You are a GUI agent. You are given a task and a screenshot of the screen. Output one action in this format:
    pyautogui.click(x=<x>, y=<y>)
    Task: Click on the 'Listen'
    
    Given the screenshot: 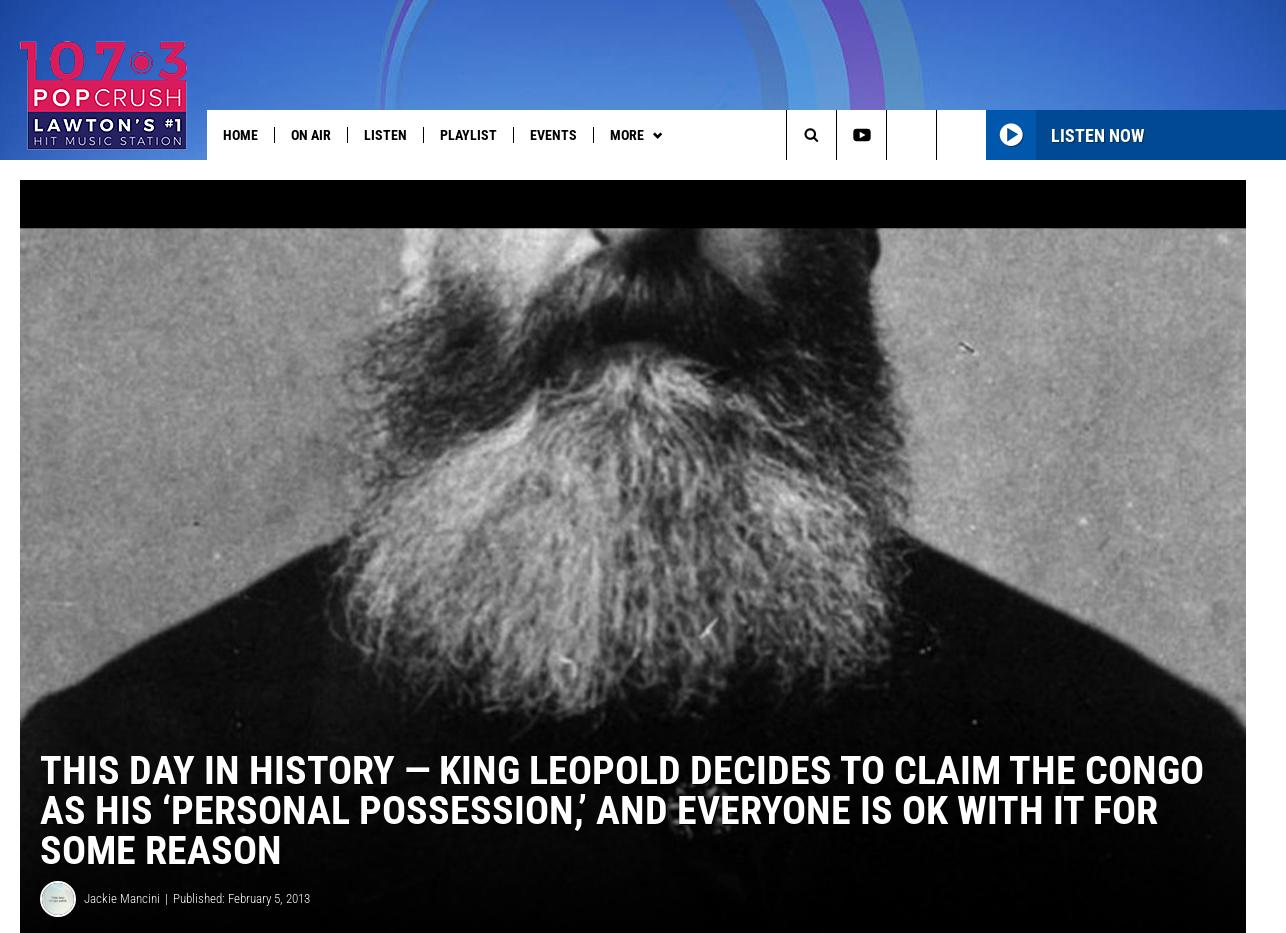 What is the action you would take?
    pyautogui.click(x=384, y=134)
    